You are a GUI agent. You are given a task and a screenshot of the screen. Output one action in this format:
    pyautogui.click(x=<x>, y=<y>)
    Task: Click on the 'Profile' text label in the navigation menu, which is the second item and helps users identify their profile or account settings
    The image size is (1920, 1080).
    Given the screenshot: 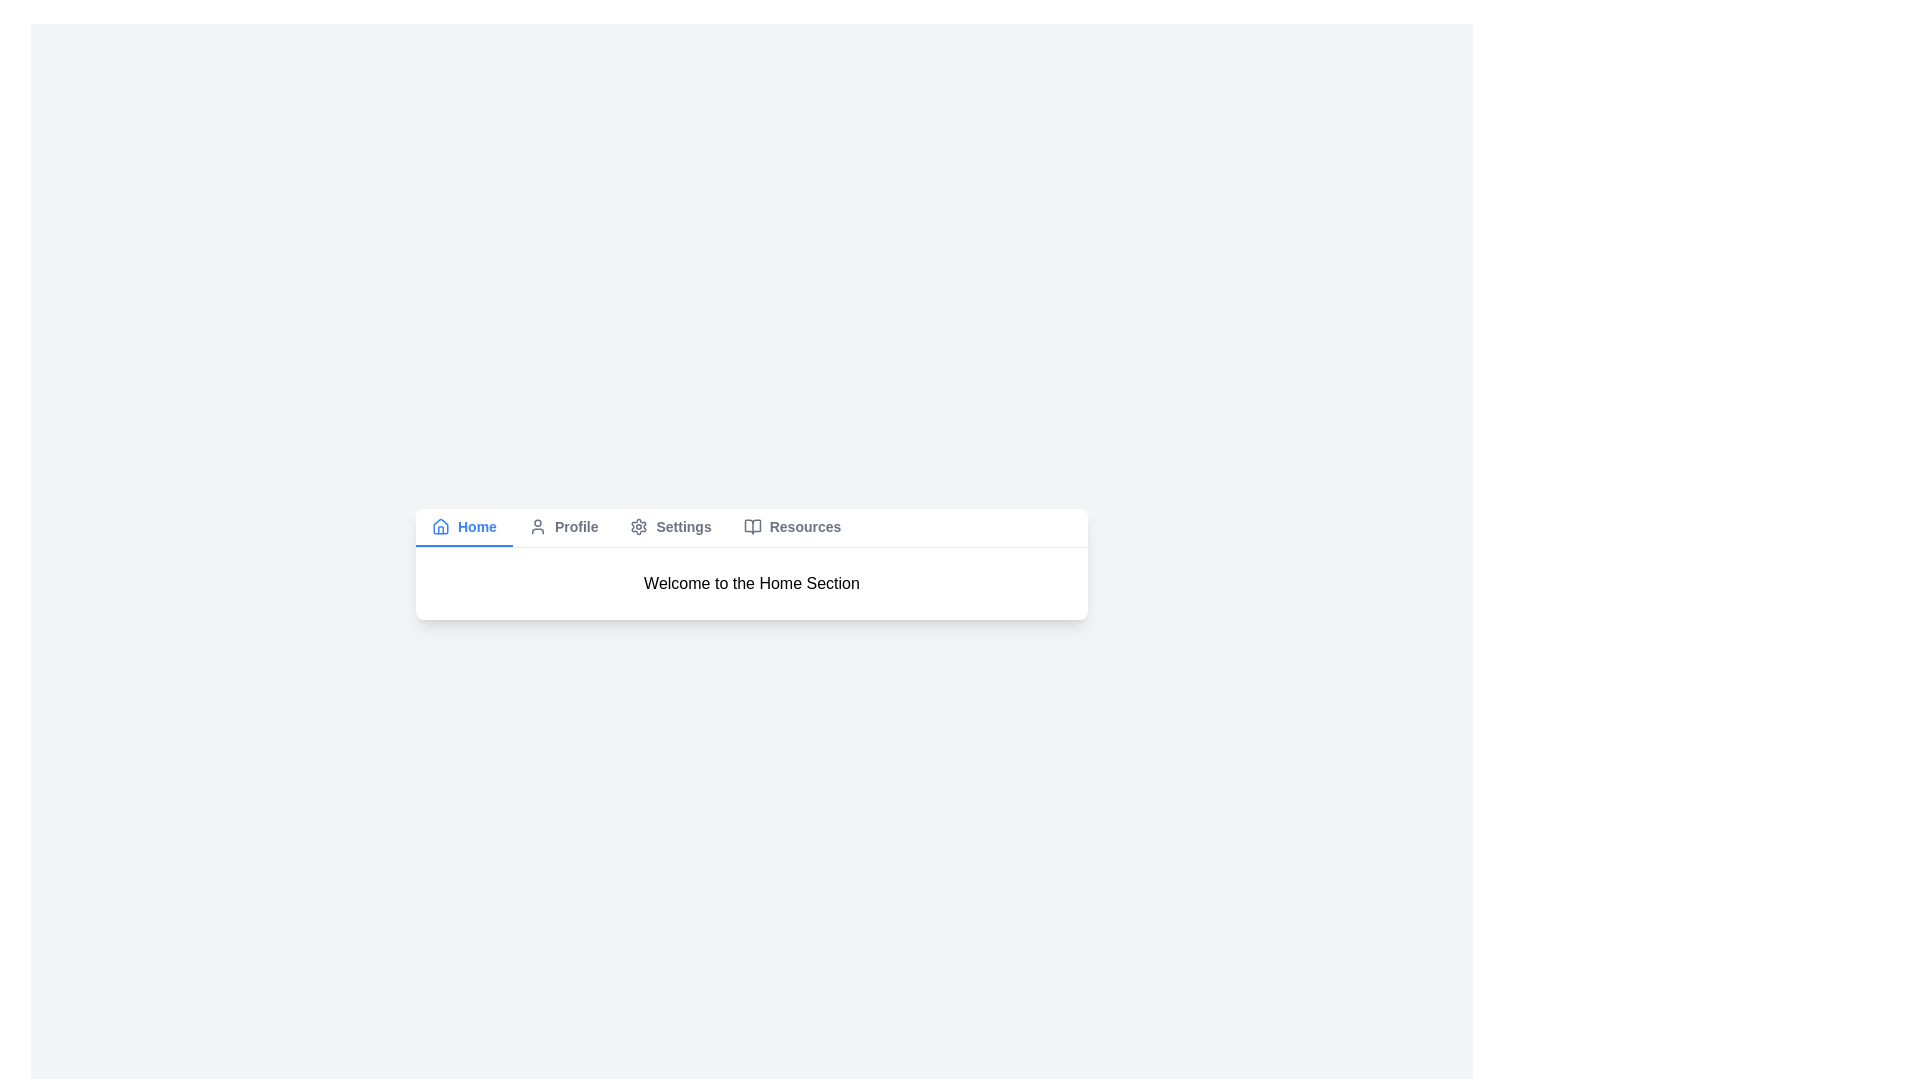 What is the action you would take?
    pyautogui.click(x=562, y=525)
    